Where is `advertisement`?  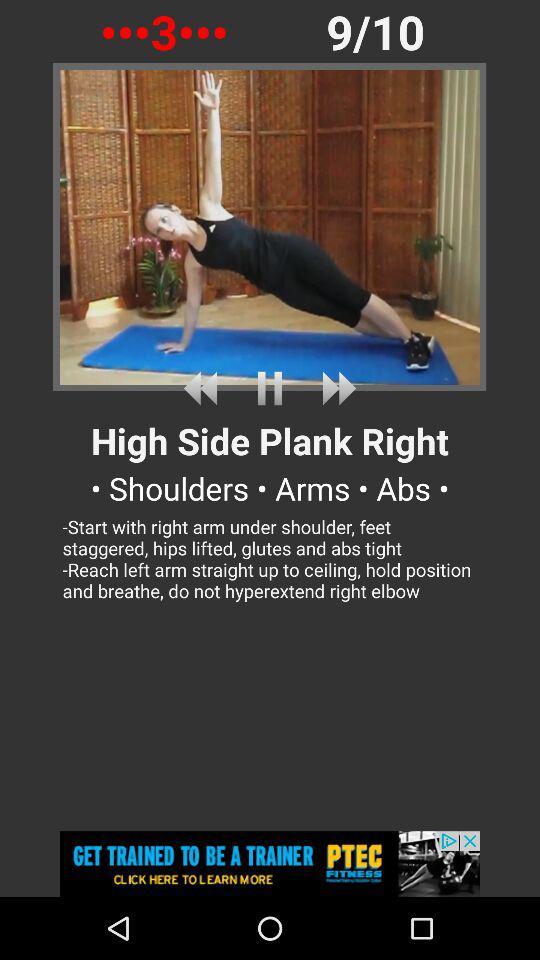 advertisement is located at coordinates (270, 863).